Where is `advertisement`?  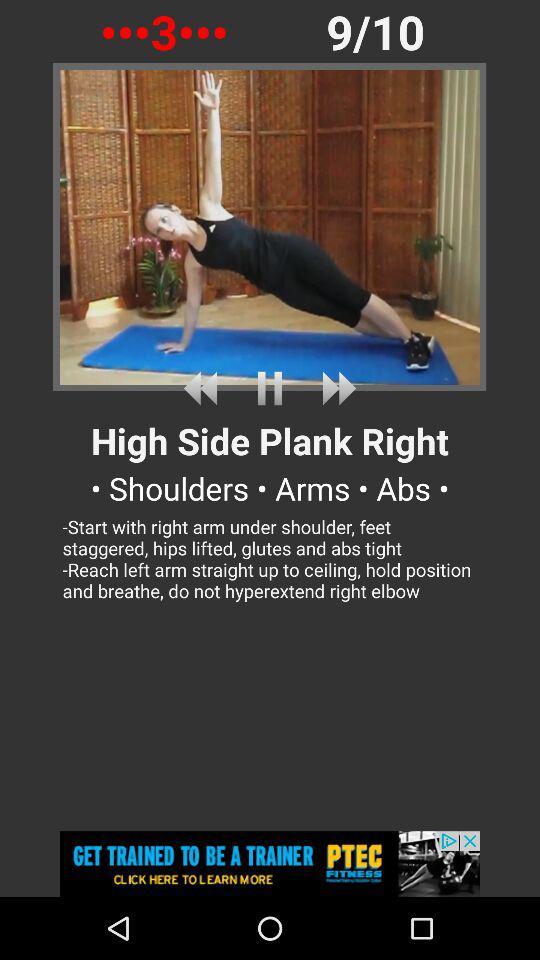 advertisement is located at coordinates (270, 863).